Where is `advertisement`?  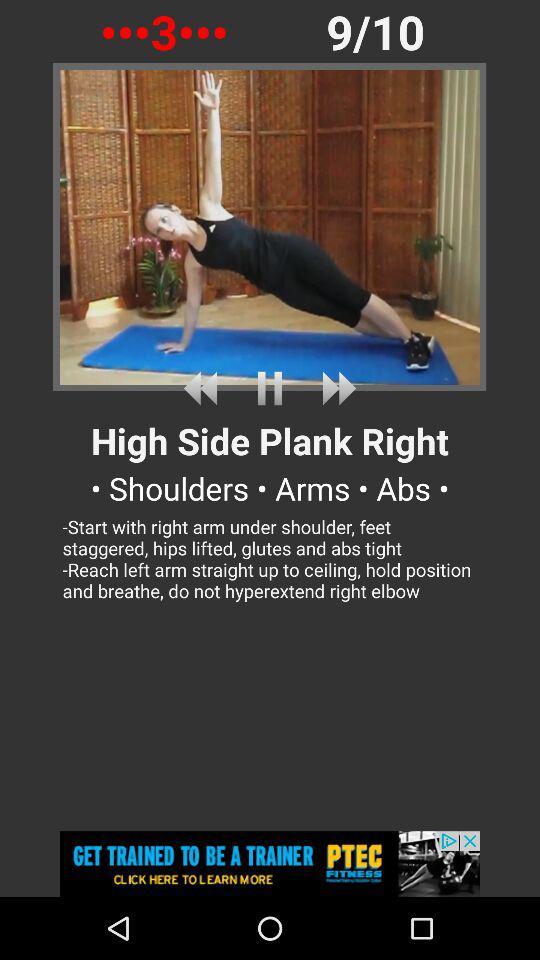 advertisement is located at coordinates (270, 863).